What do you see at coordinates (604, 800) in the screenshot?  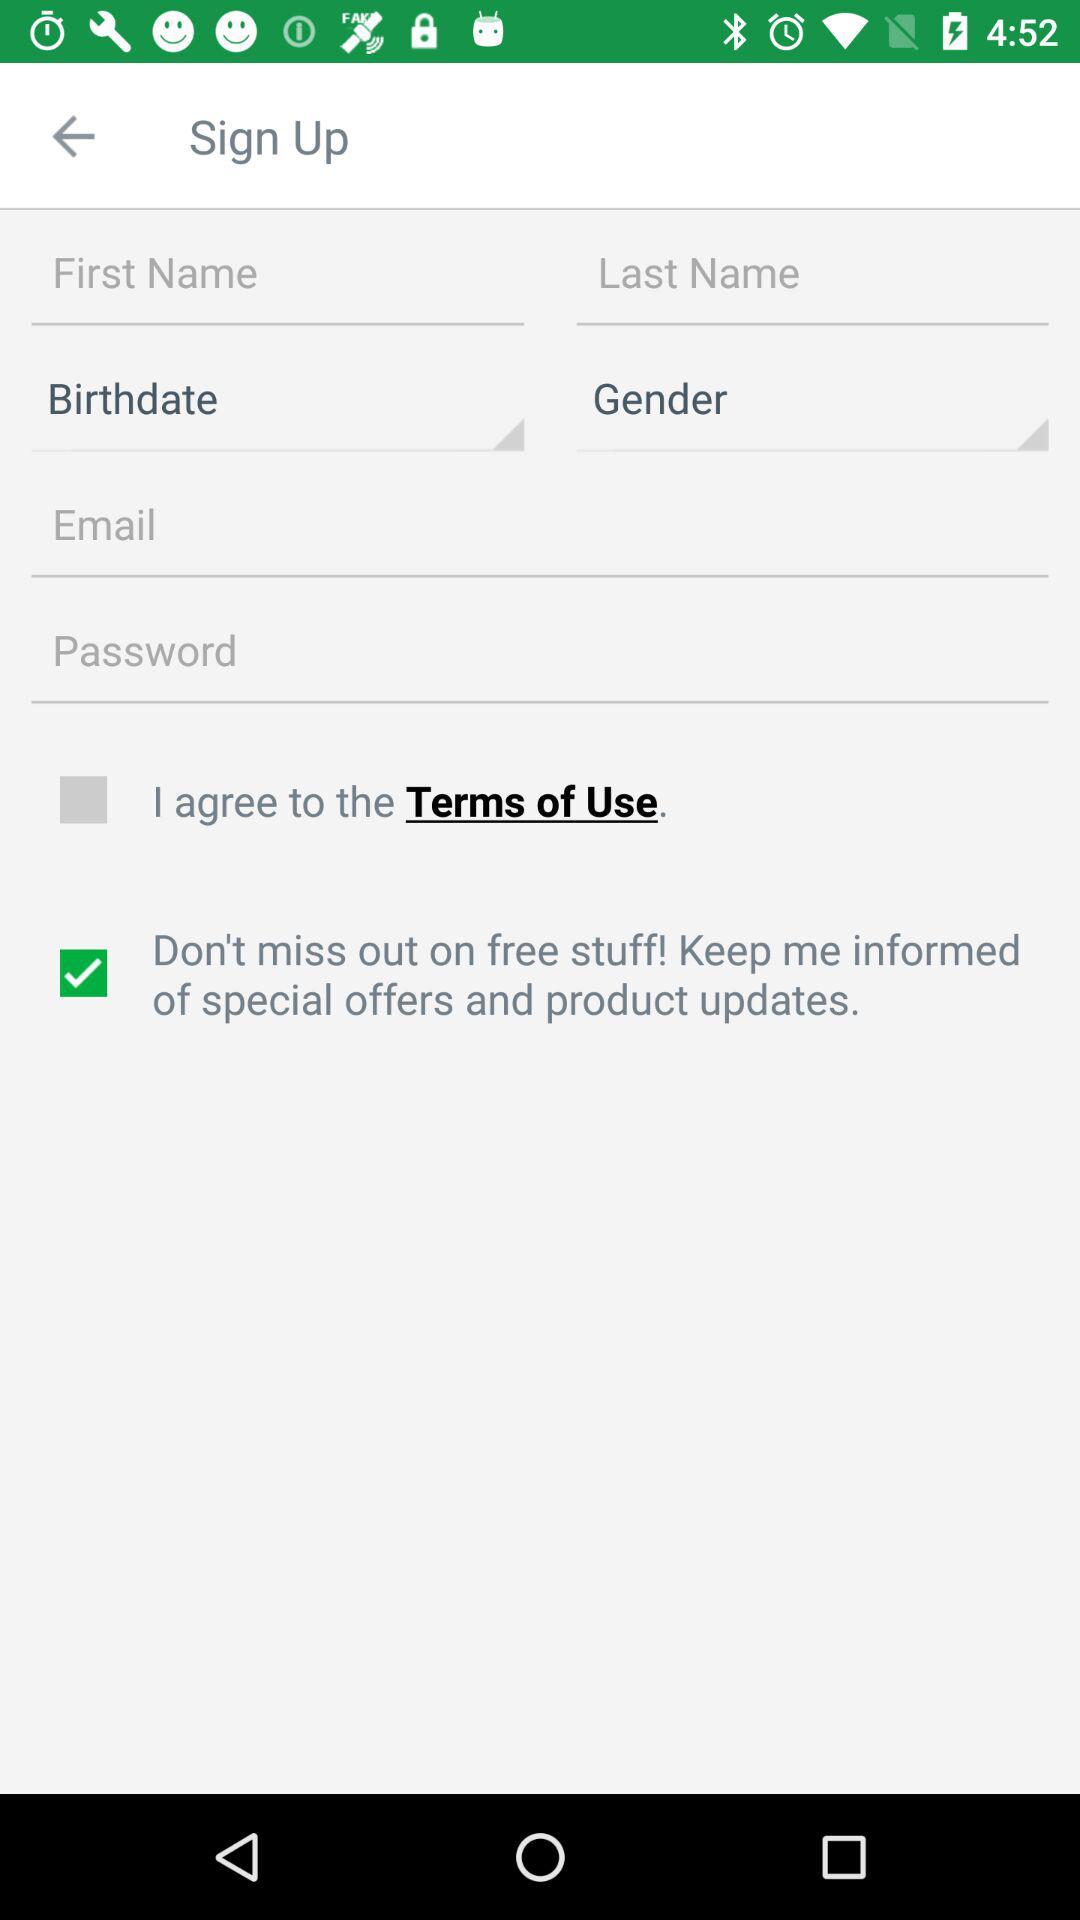 I see `the item above don t miss` at bounding box center [604, 800].